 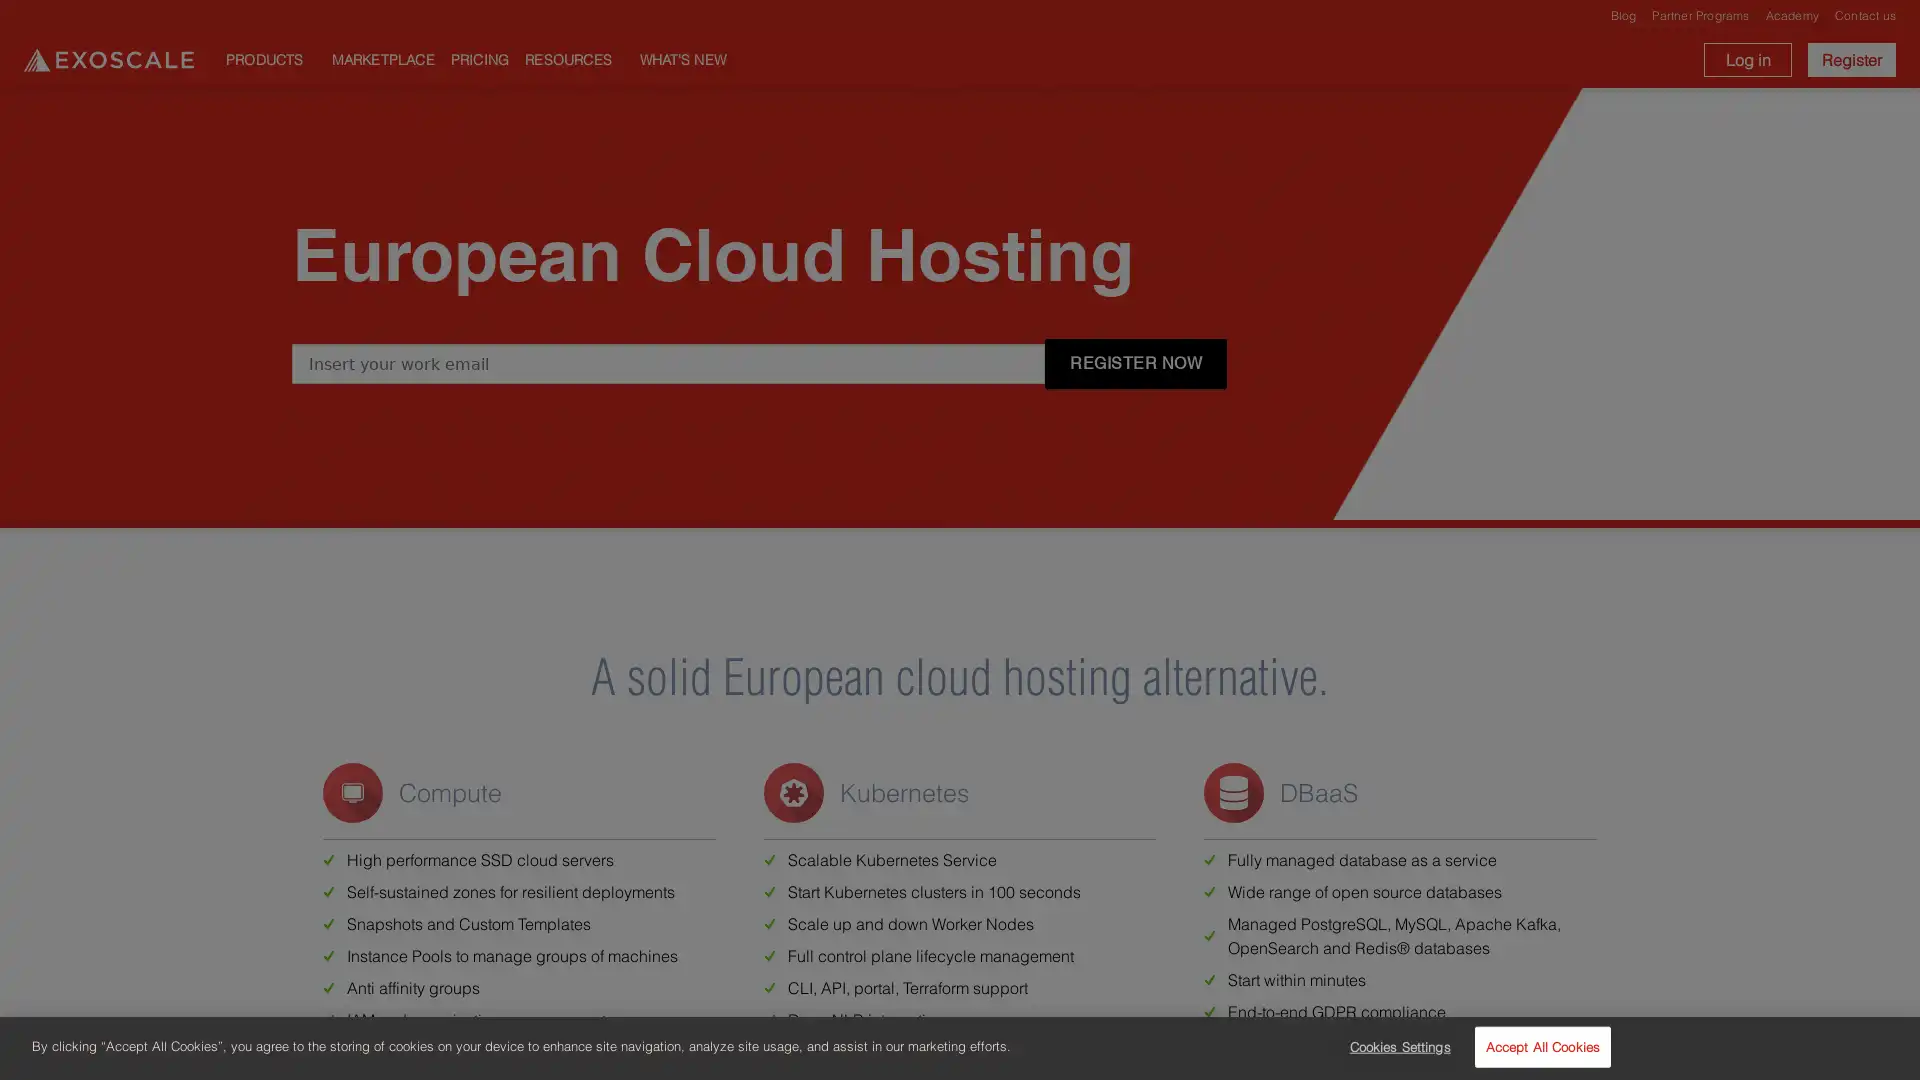 I want to click on Cookies Settings, so click(x=1393, y=1045).